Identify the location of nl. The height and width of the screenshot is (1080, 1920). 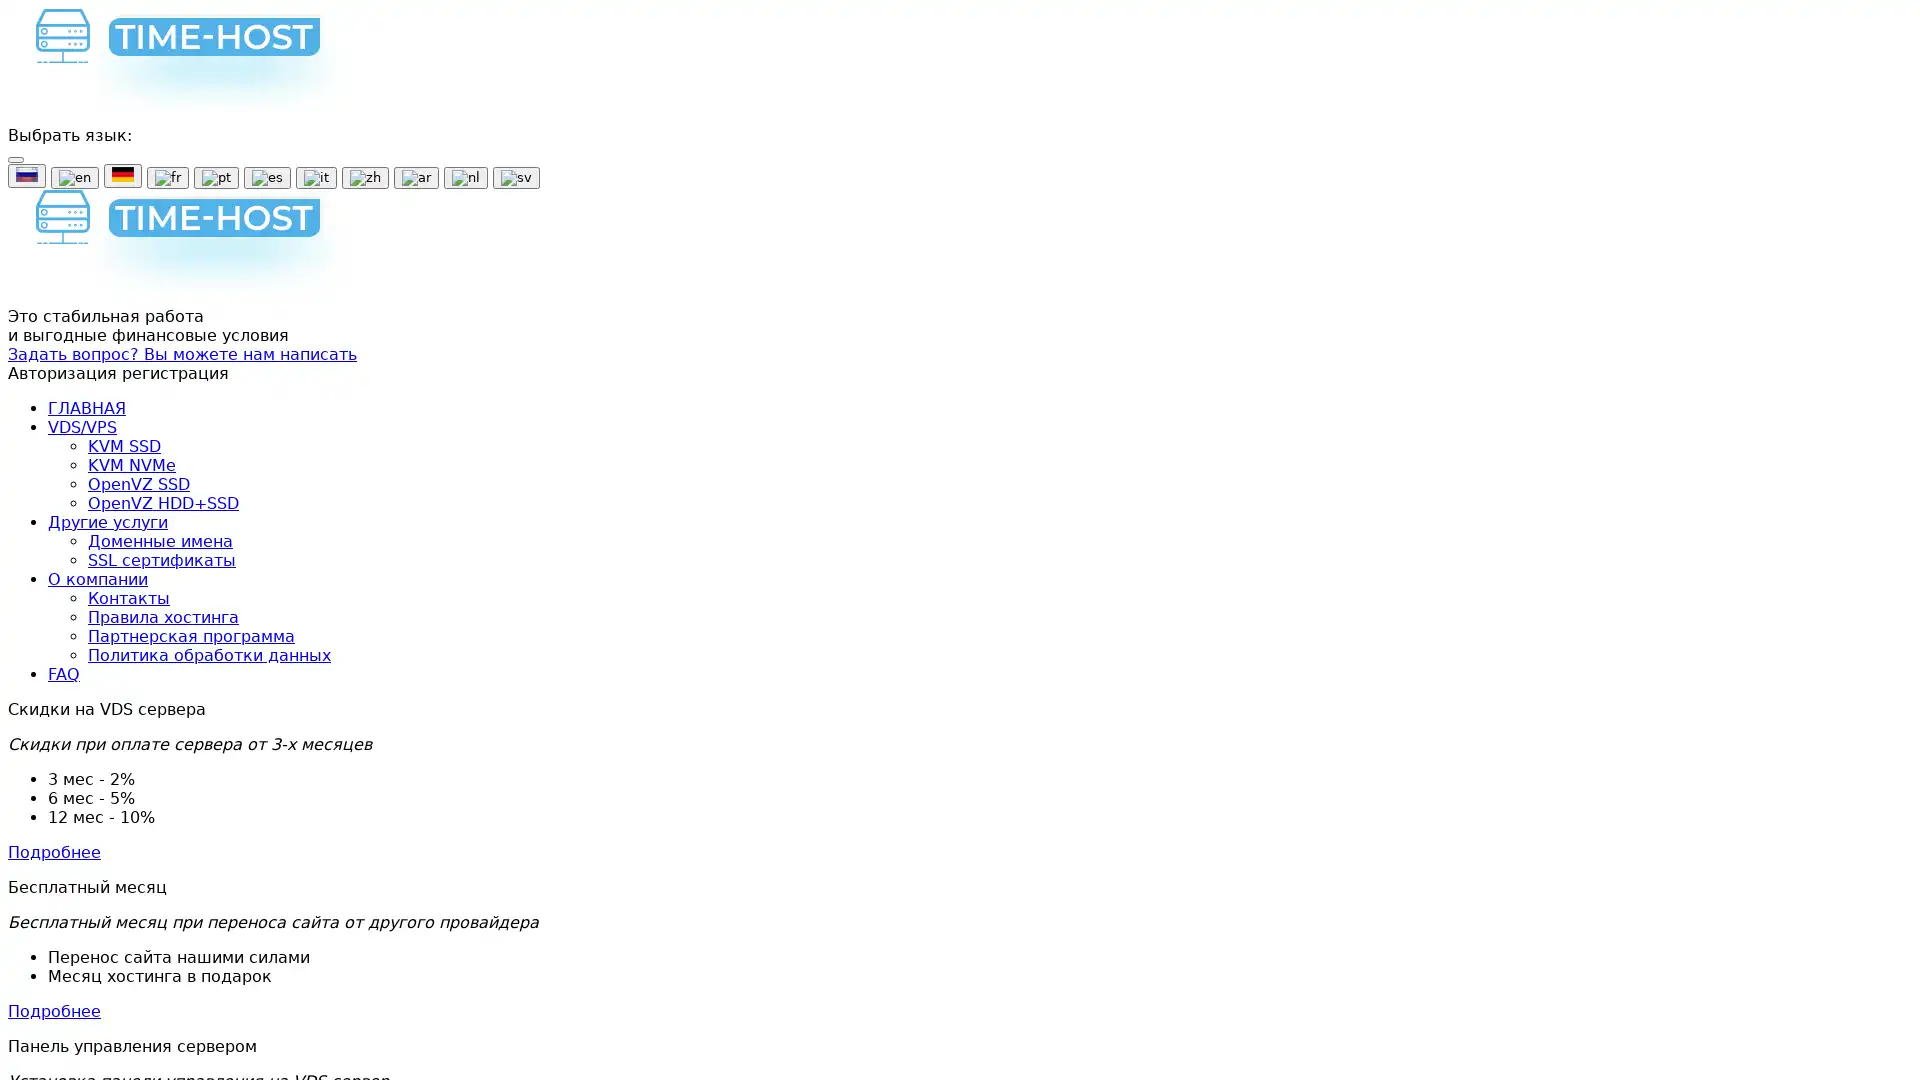
(464, 176).